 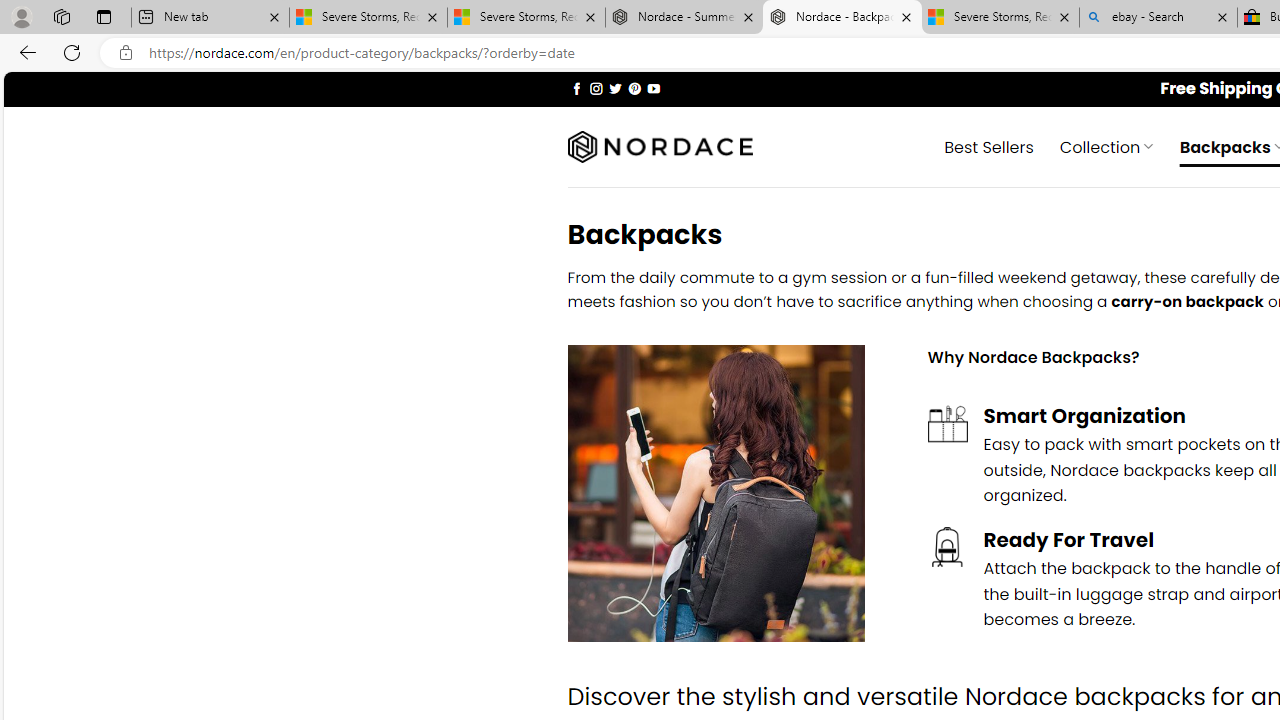 I want to click on 'Follow on Facebook', so click(x=576, y=87).